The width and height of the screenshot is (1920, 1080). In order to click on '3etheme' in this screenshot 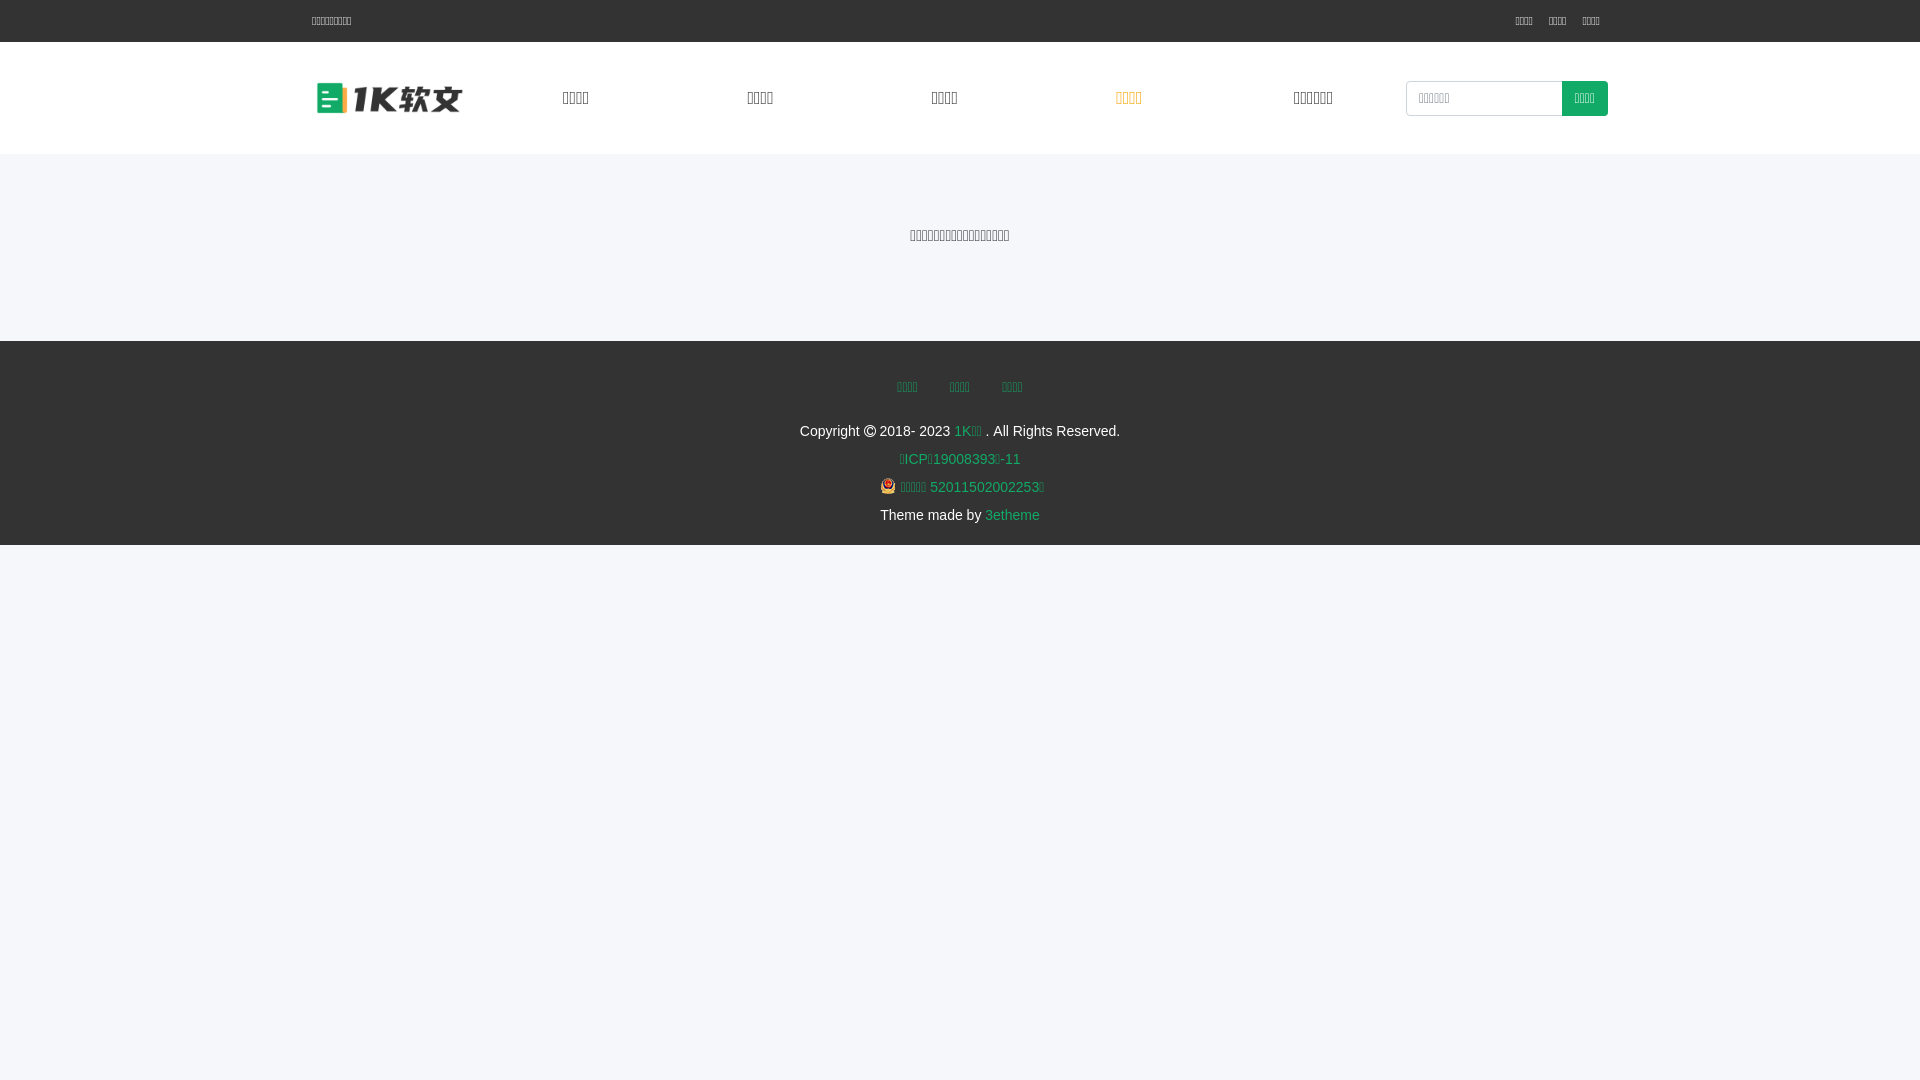, I will do `click(1012, 514)`.